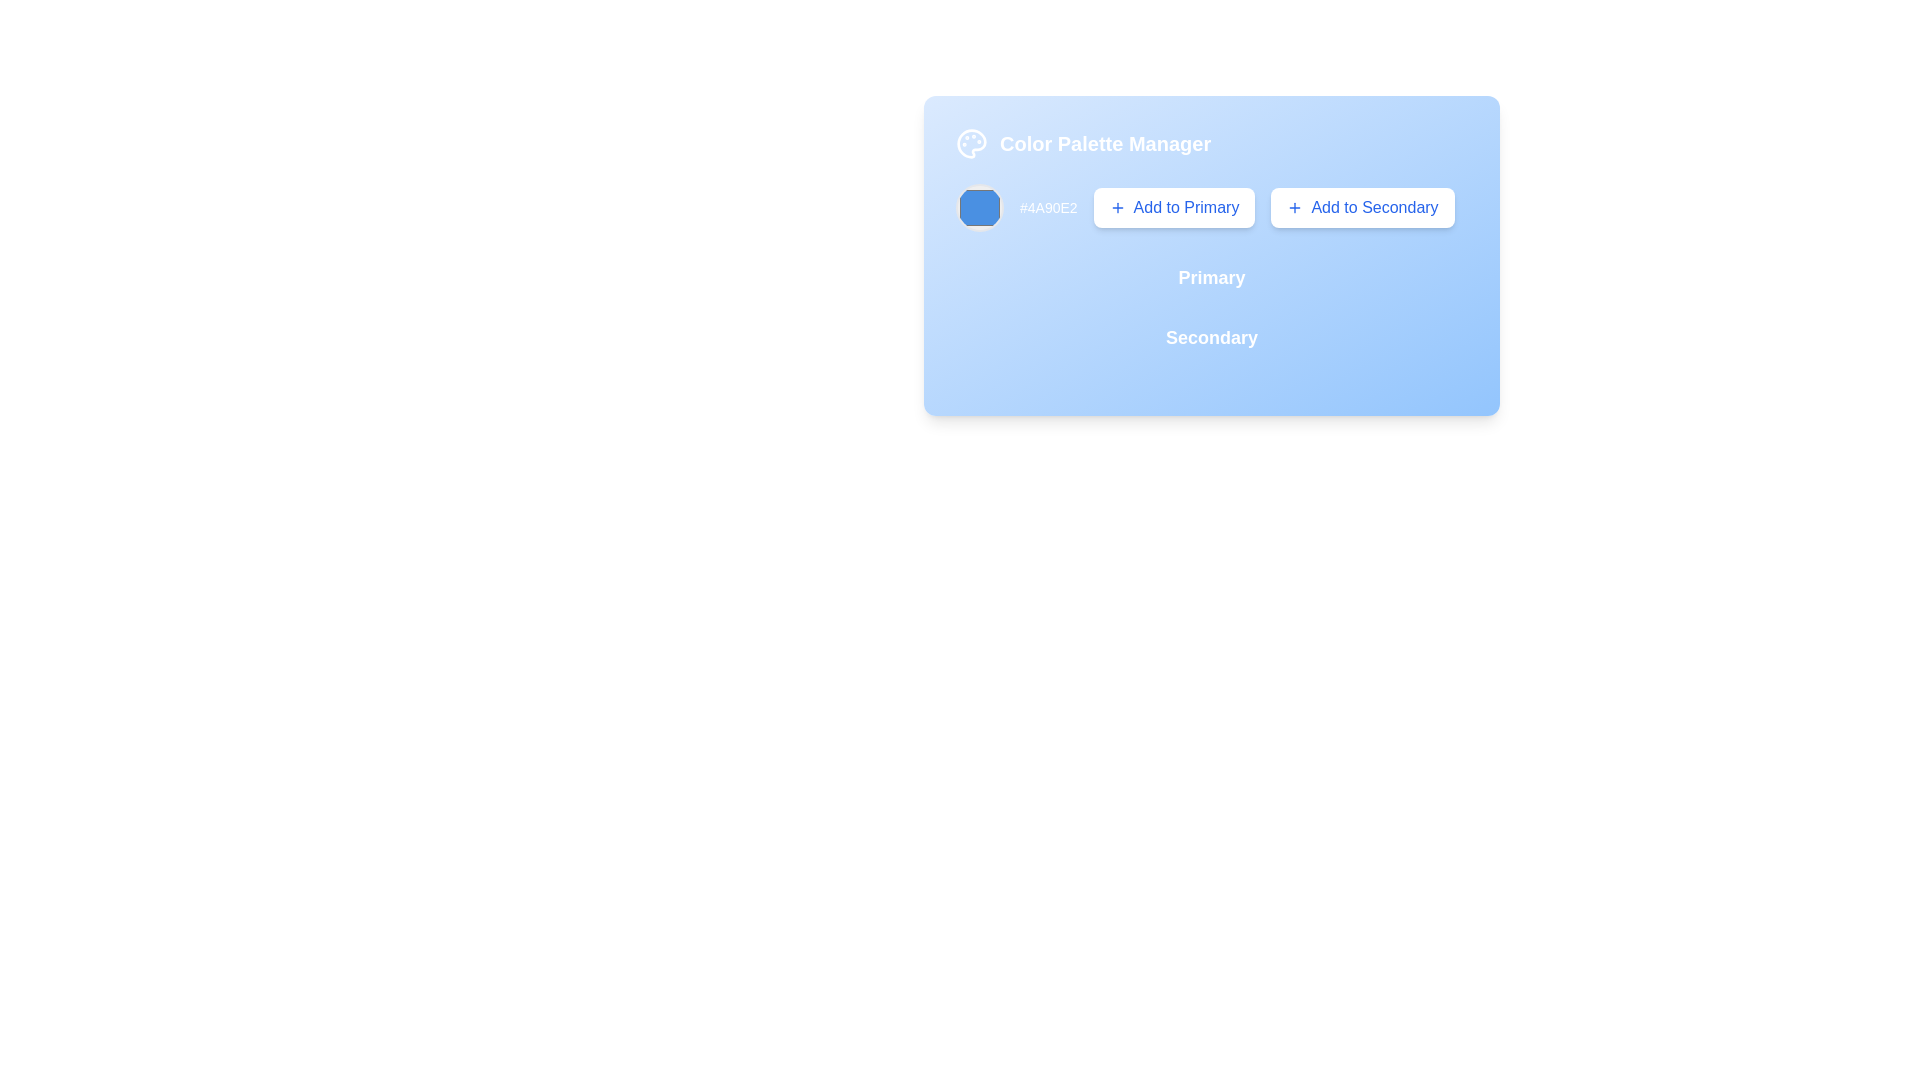  I want to click on the button labeled 'Add to Primary' to observe styling changes, located to the right of the color block labeled '#4A90E2', so click(1174, 208).